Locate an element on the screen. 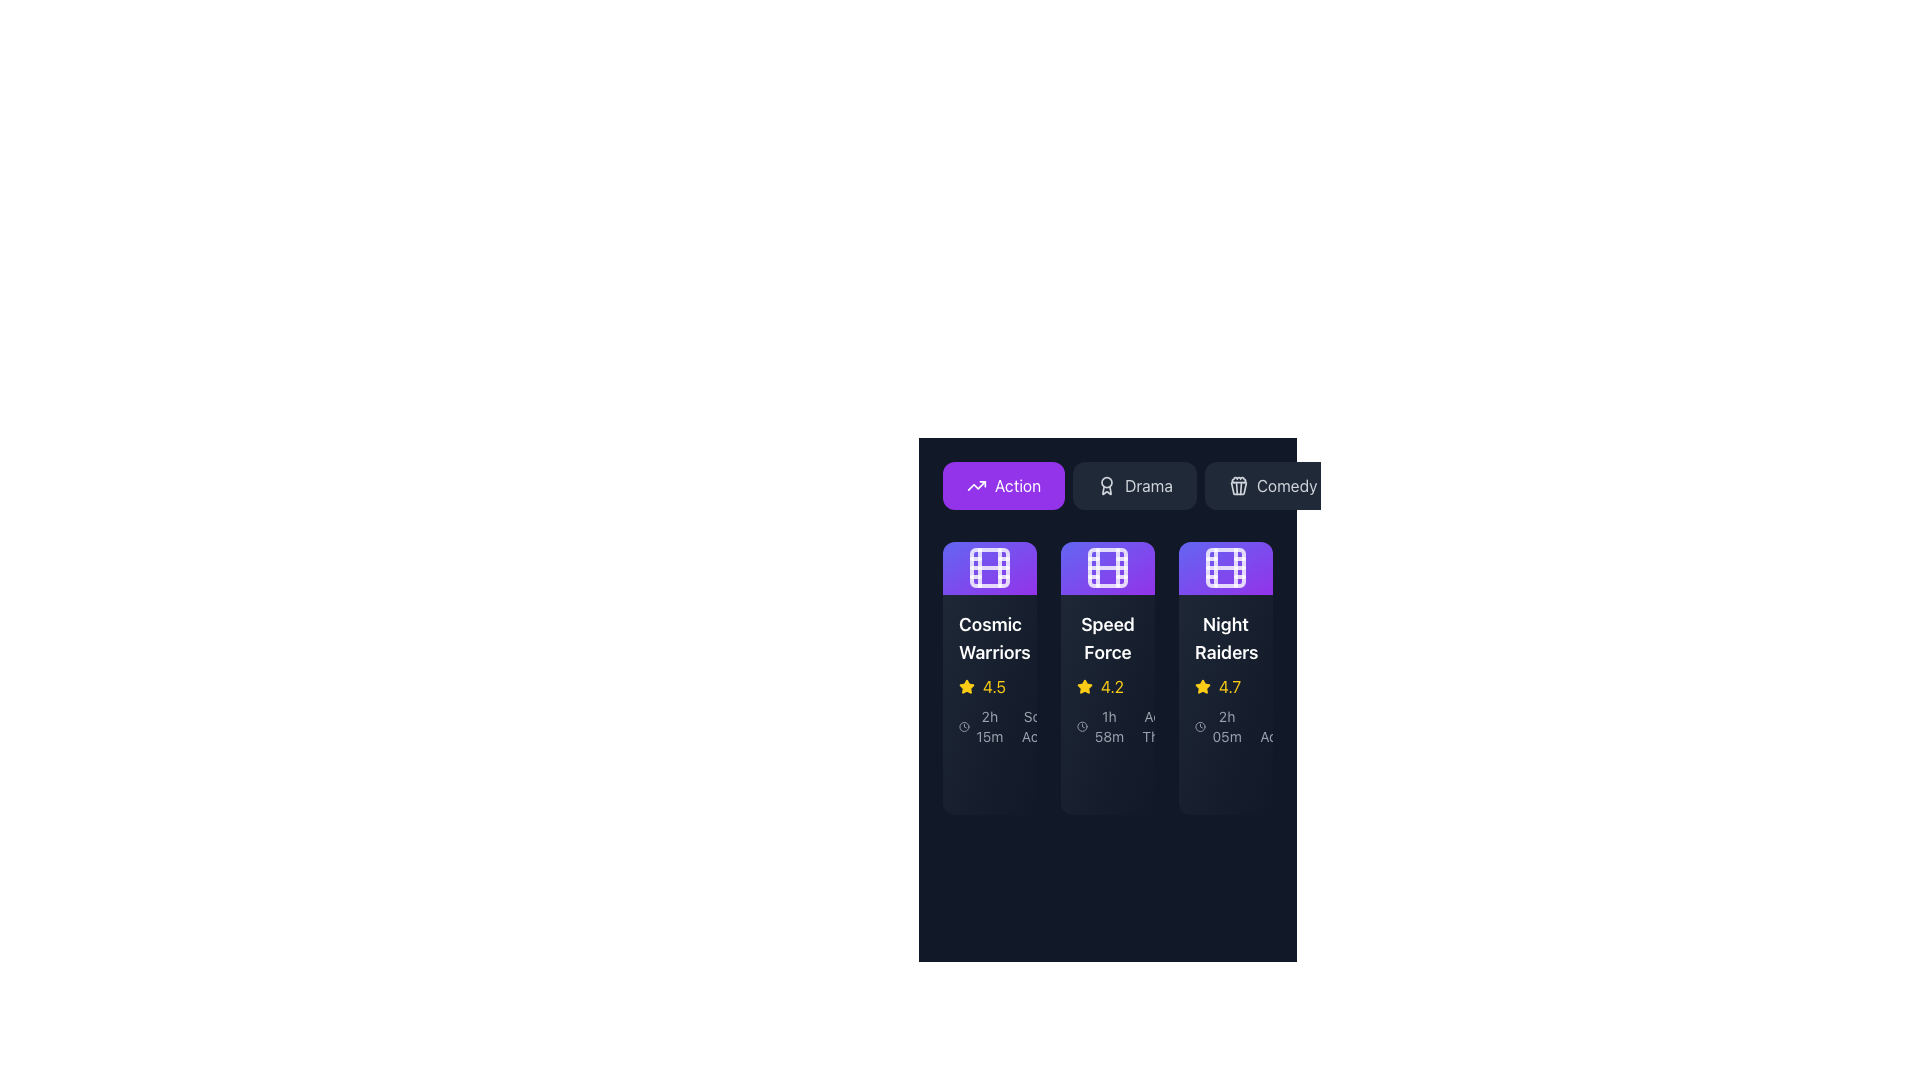 The height and width of the screenshot is (1080, 1920). the static text label displaying '1h 58m', which is positioned beneath the rating section of the second card in a collection of three cards is located at coordinates (1108, 726).